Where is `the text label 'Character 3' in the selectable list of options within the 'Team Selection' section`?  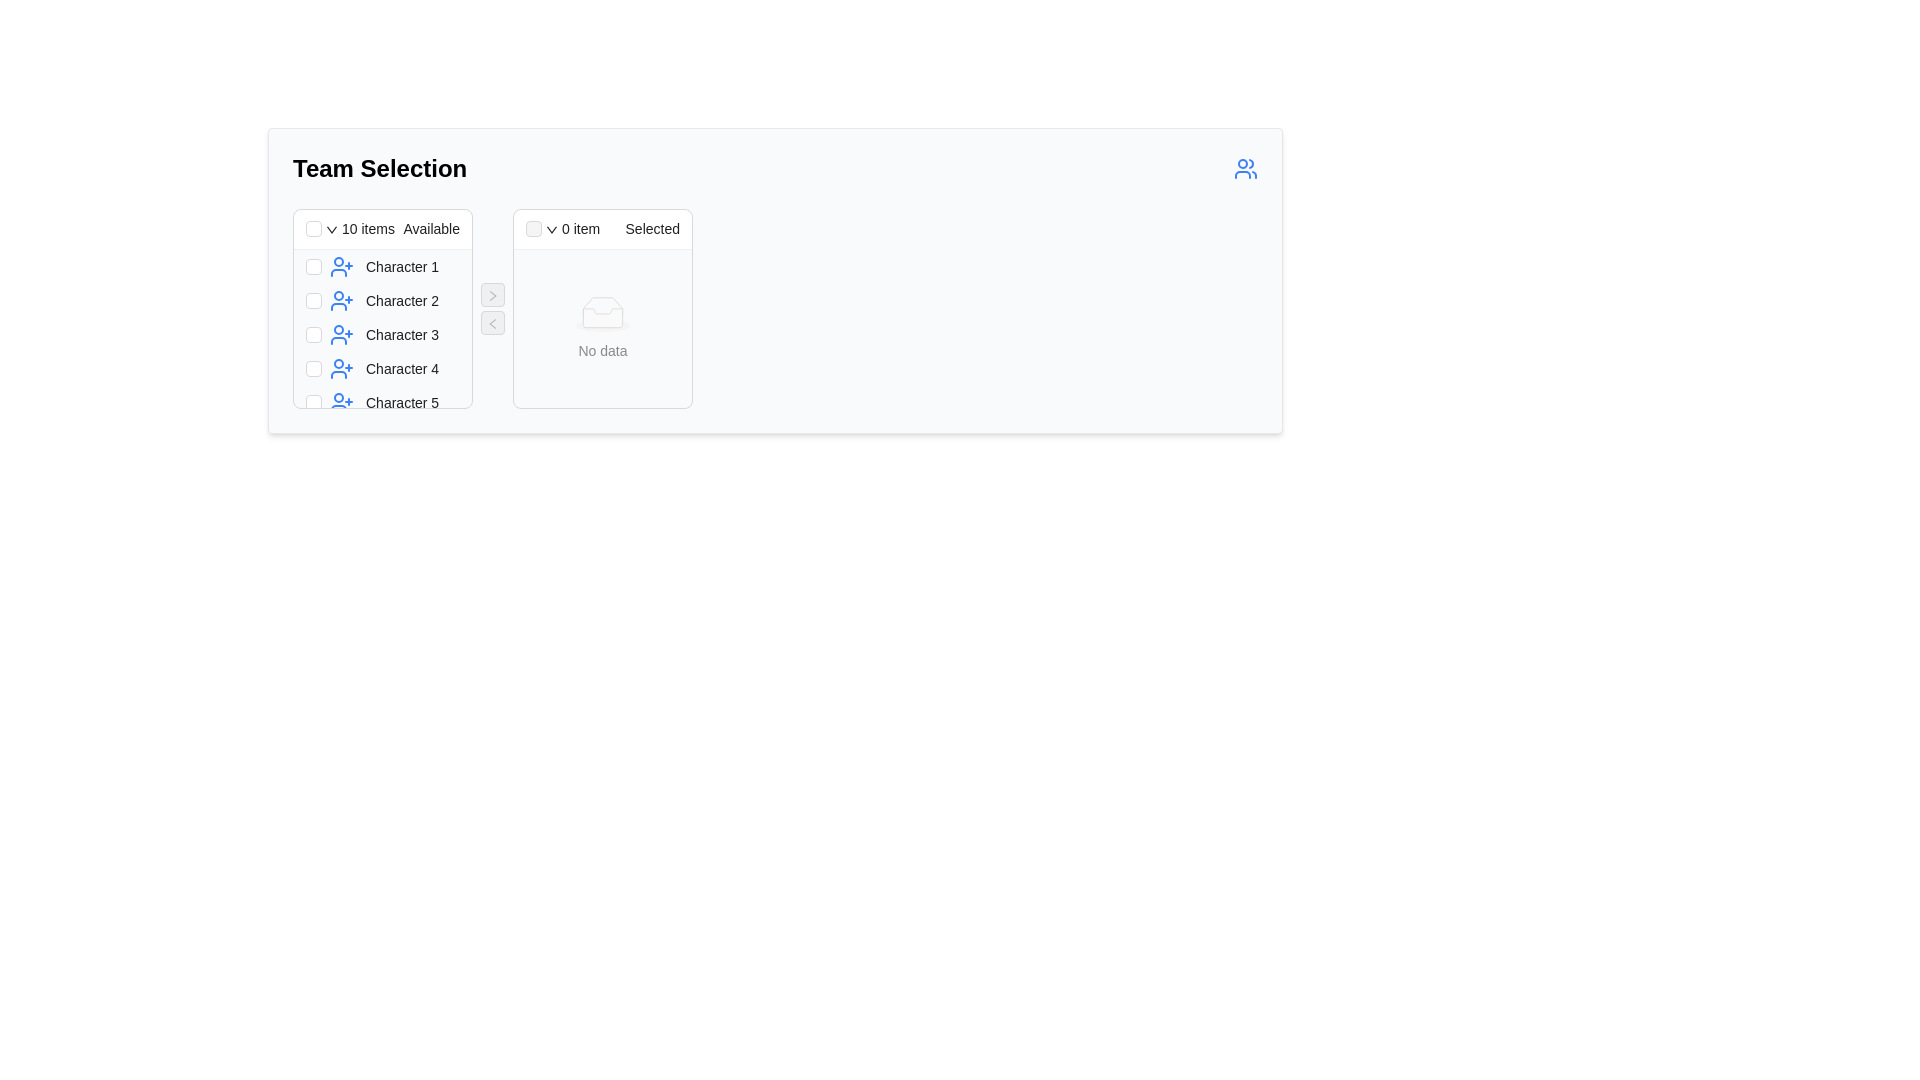 the text label 'Character 3' in the selectable list of options within the 'Team Selection' section is located at coordinates (394, 334).